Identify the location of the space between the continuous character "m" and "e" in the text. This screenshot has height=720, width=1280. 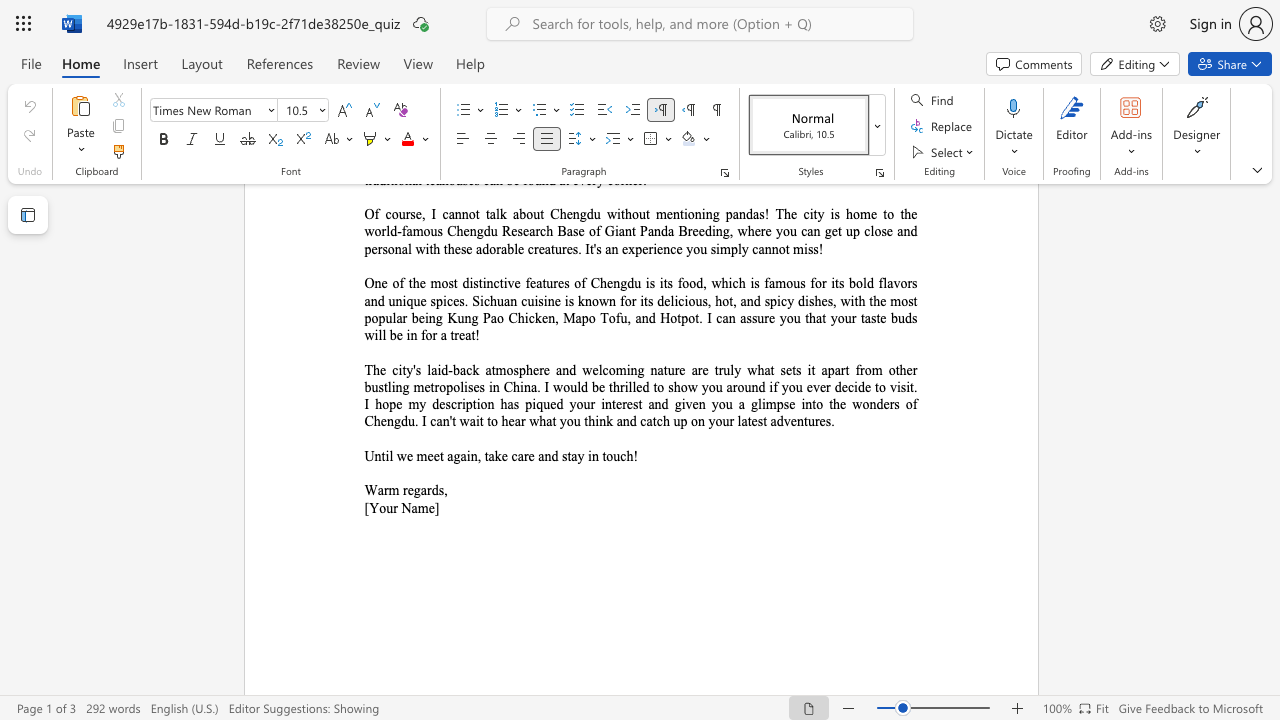
(426, 507).